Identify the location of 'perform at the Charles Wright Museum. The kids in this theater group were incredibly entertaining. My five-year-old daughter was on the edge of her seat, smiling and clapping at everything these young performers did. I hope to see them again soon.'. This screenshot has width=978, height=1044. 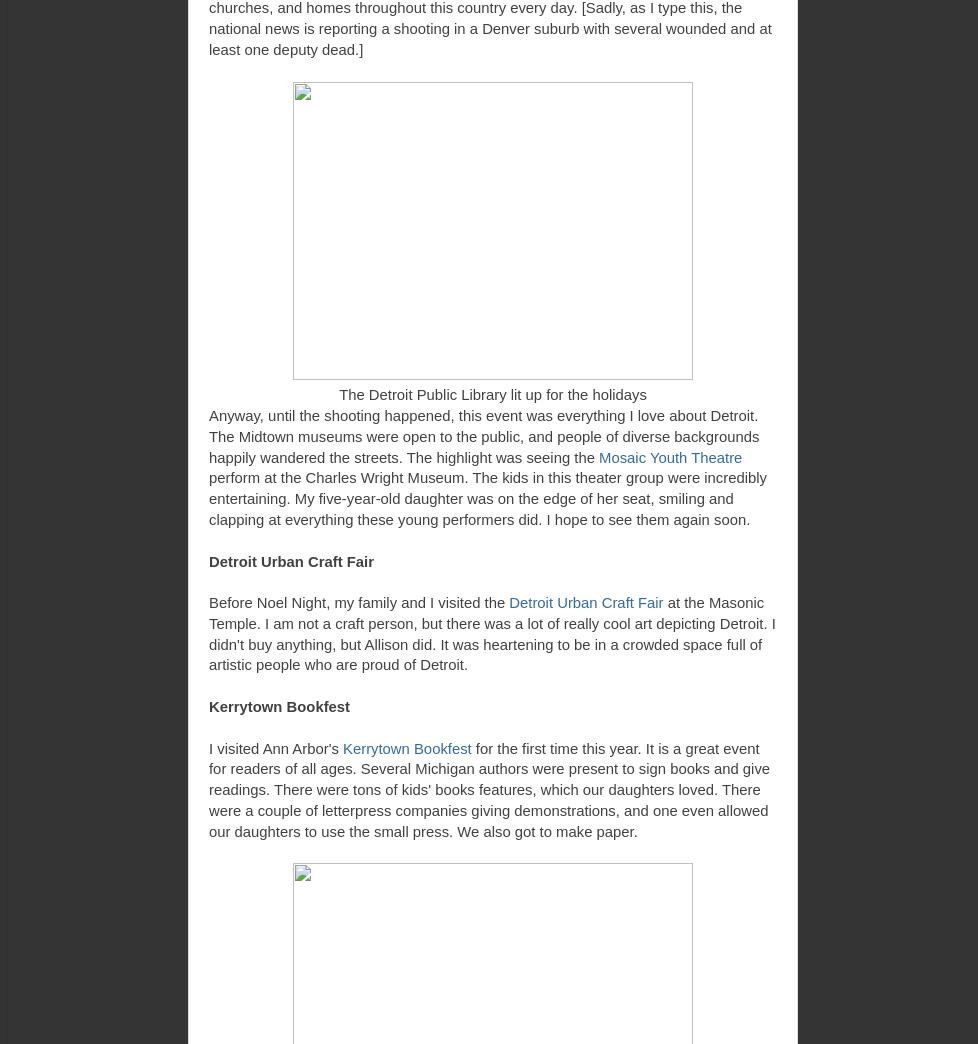
(487, 499).